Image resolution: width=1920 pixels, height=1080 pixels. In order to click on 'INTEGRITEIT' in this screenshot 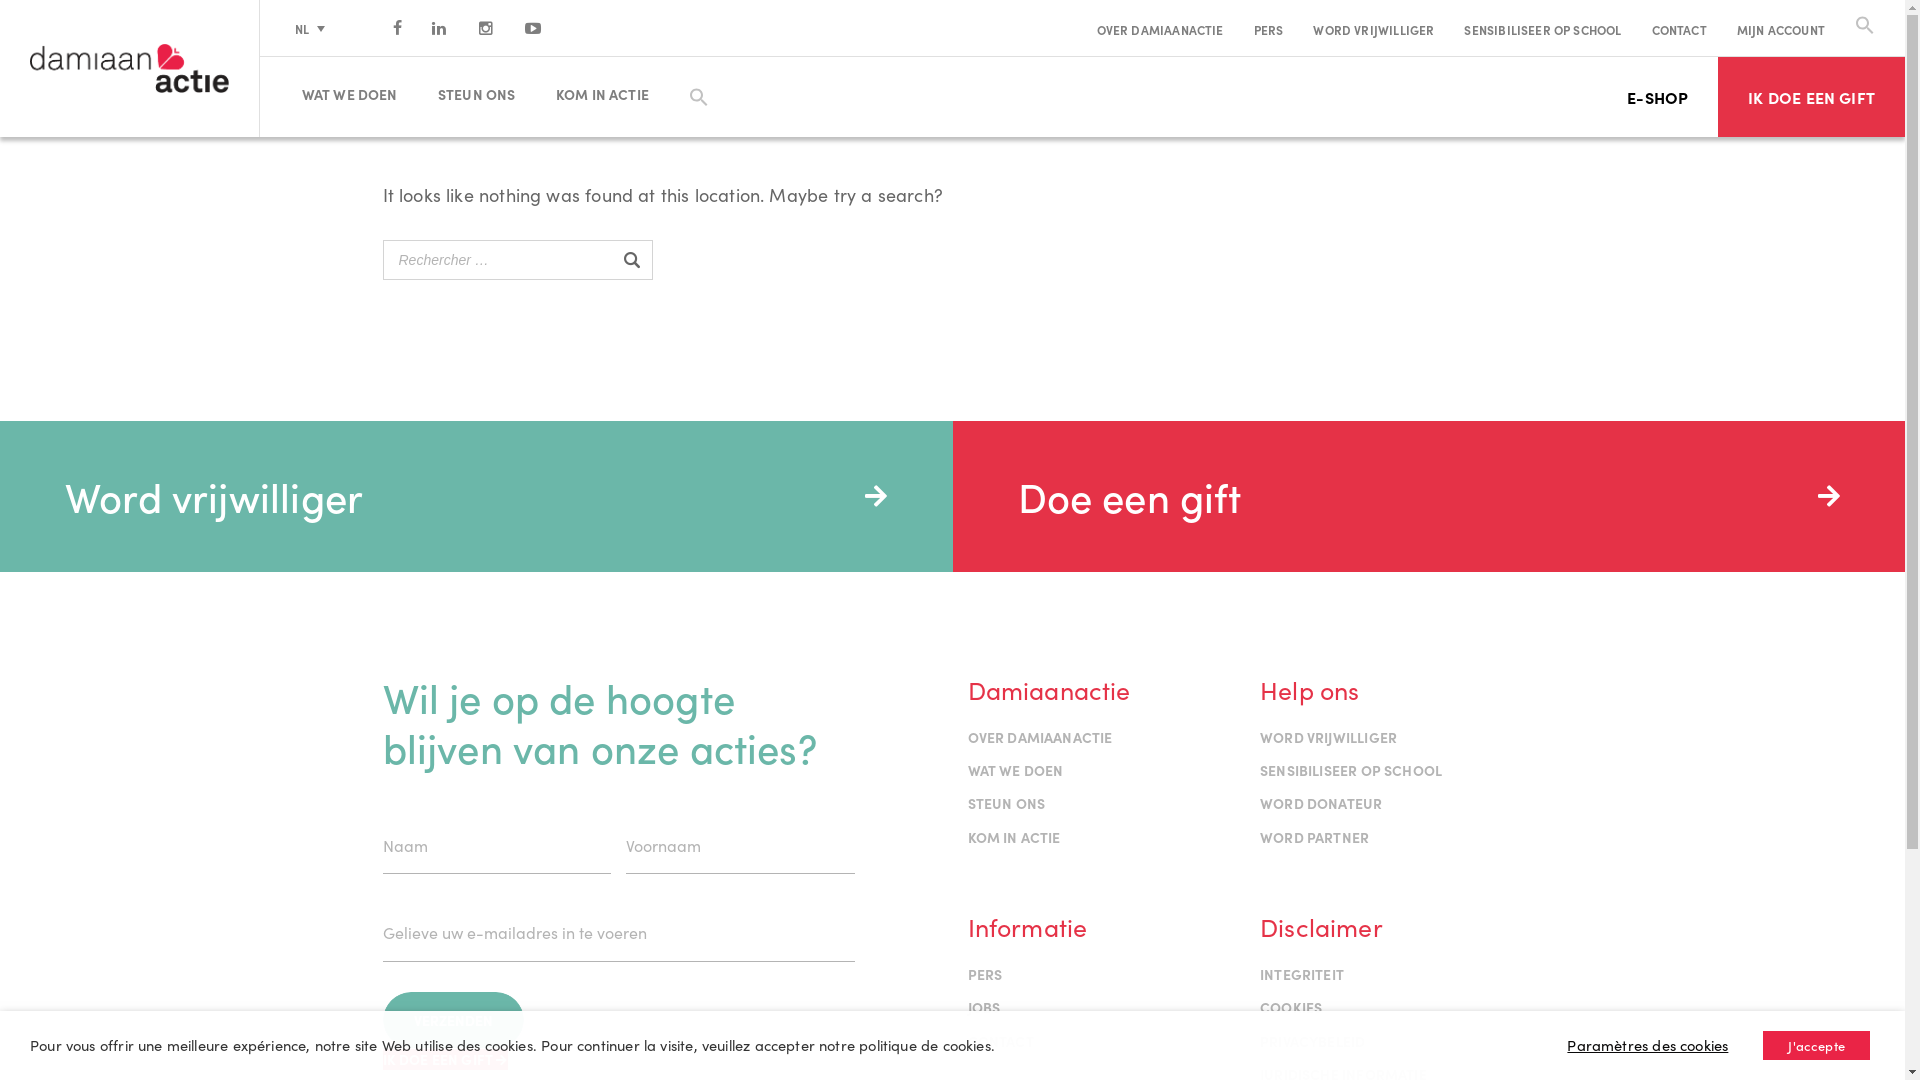, I will do `click(1301, 973)`.